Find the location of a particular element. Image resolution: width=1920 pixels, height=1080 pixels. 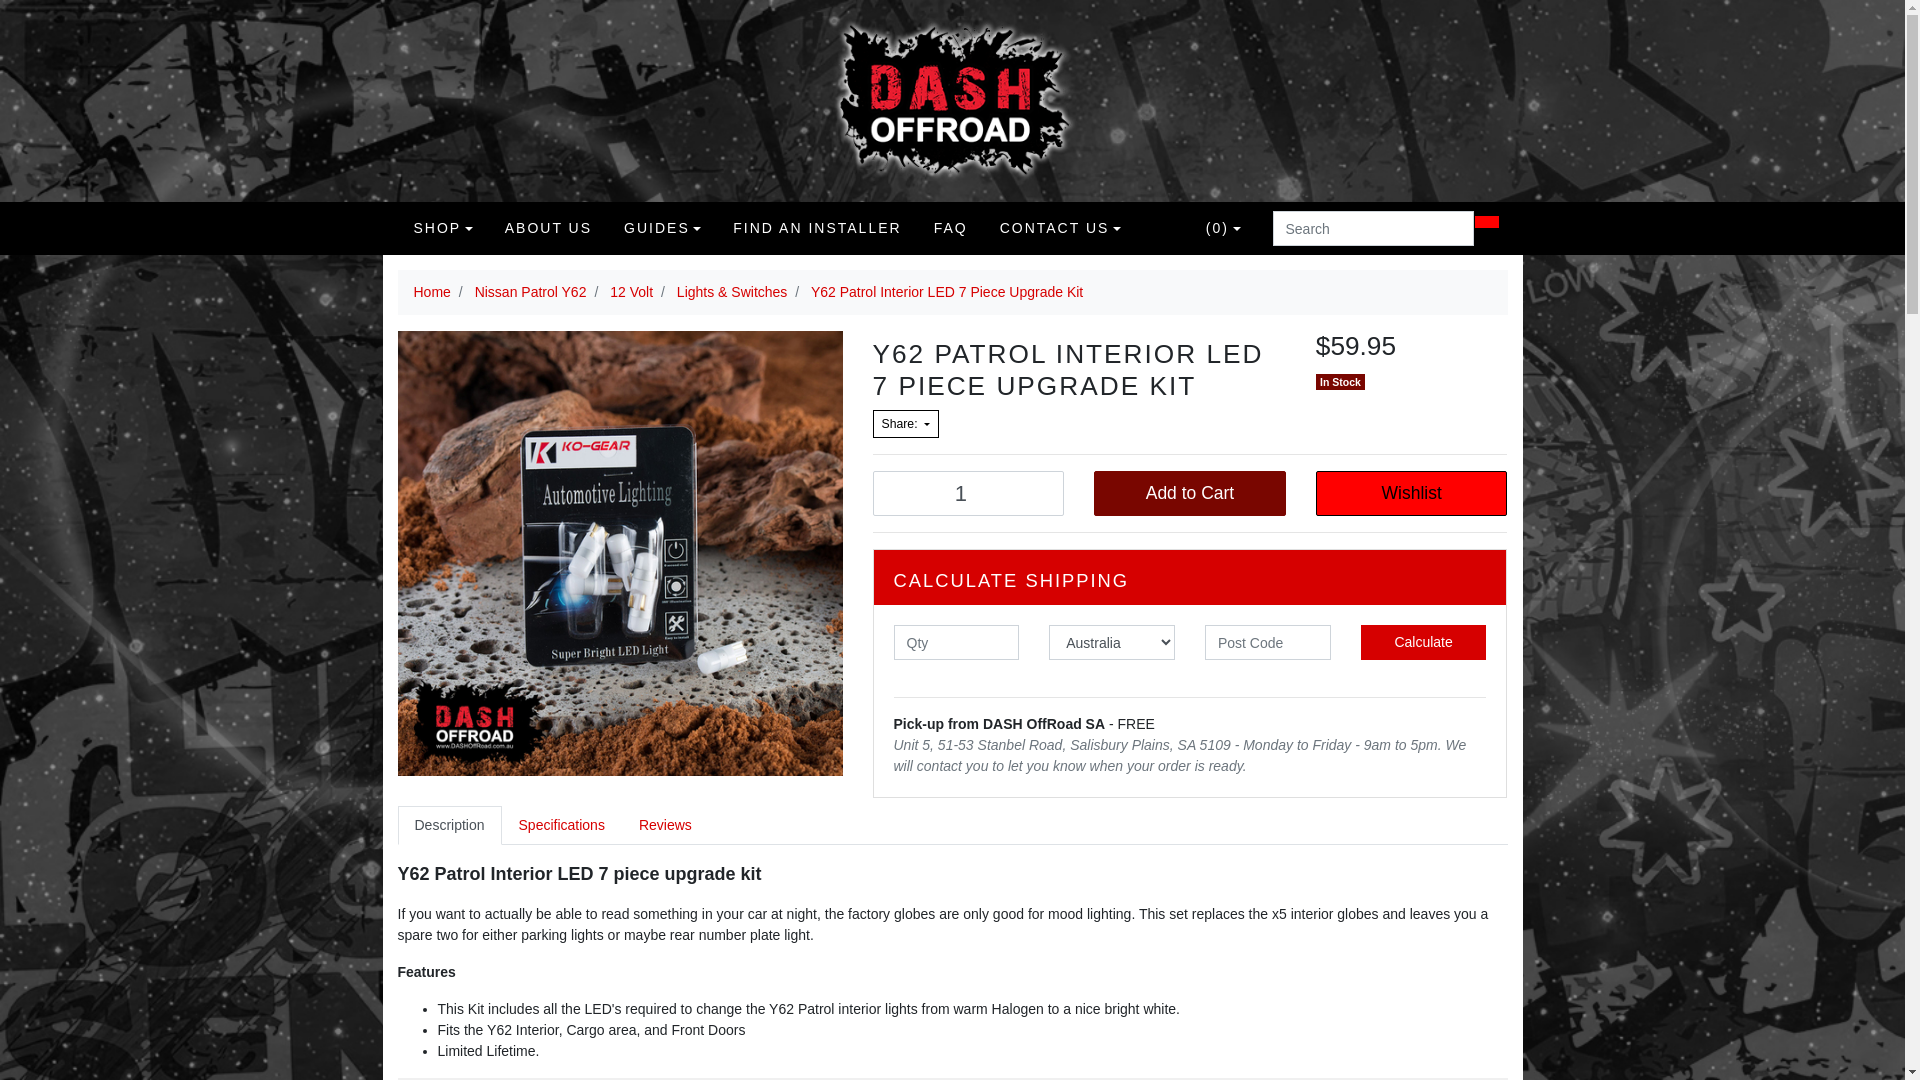

'Skip to main content' is located at coordinates (0, 0).